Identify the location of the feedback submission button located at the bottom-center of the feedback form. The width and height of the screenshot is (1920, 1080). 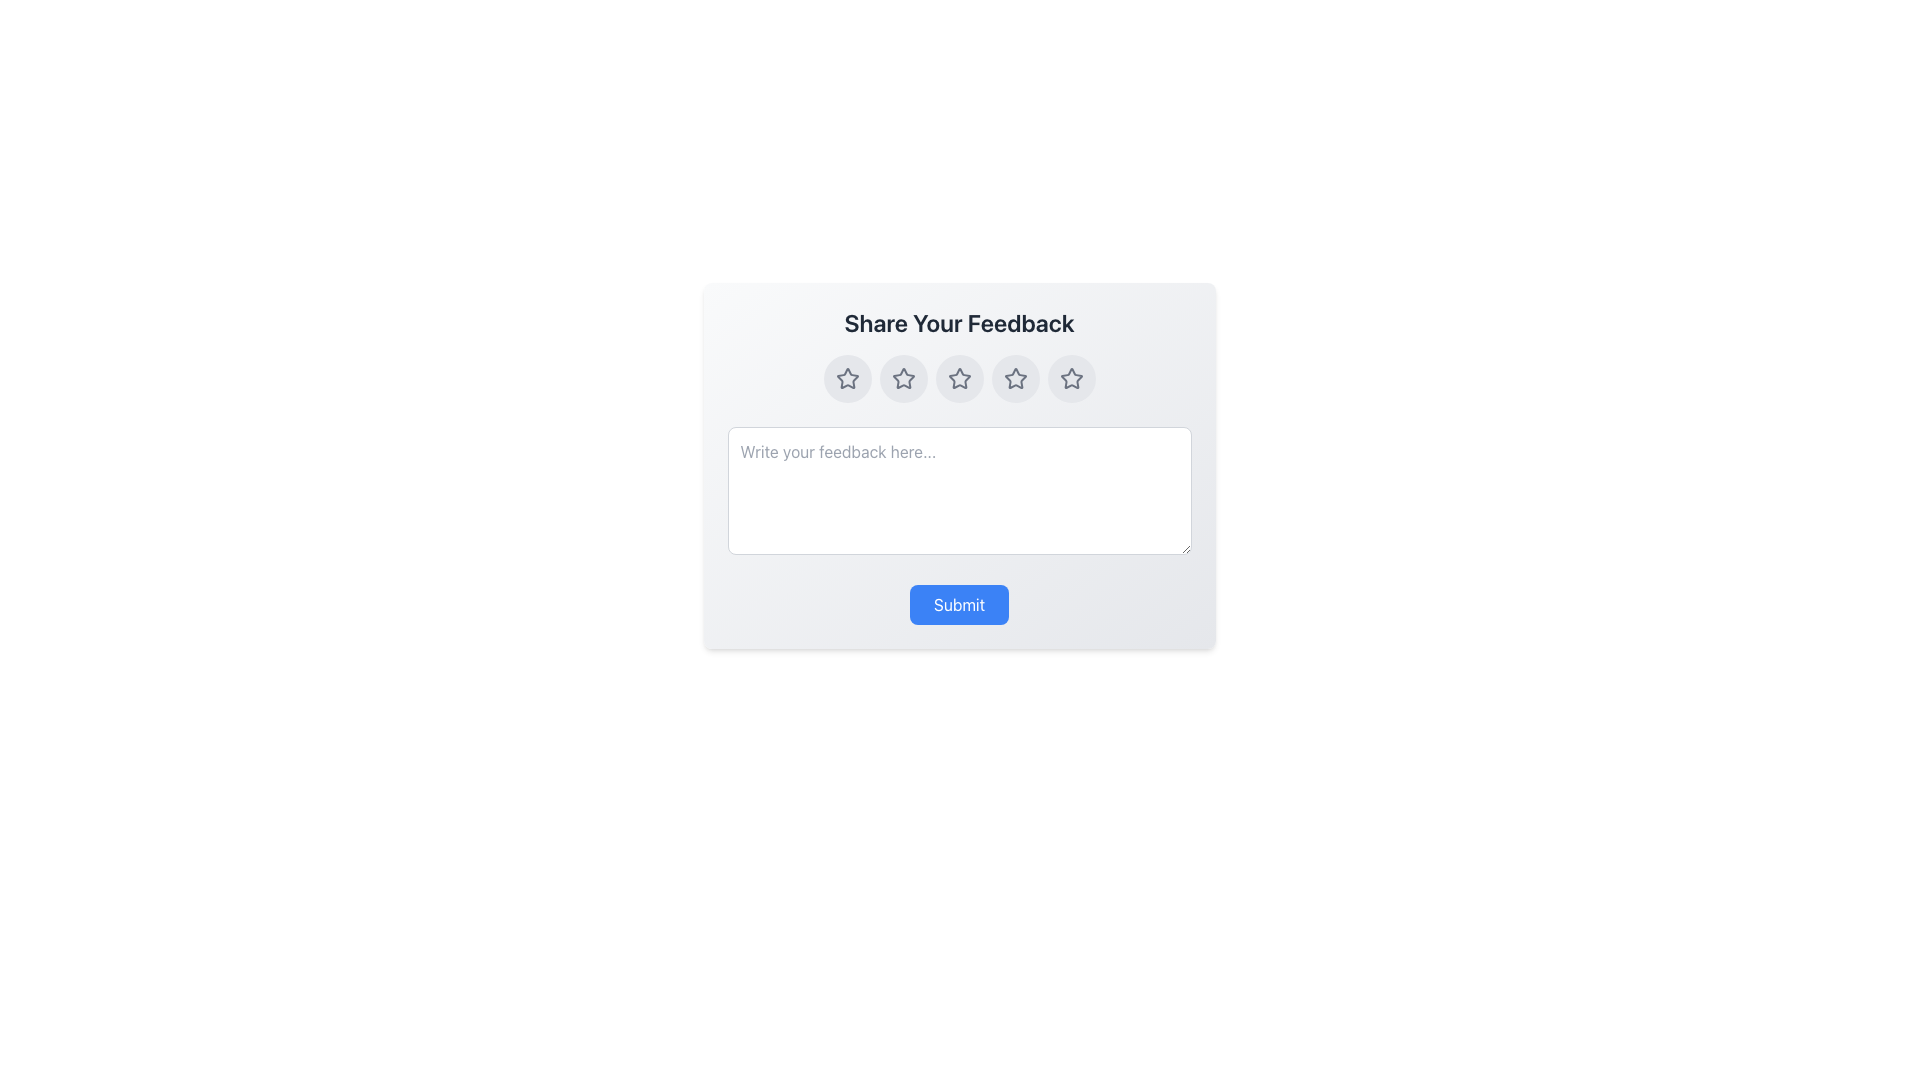
(958, 604).